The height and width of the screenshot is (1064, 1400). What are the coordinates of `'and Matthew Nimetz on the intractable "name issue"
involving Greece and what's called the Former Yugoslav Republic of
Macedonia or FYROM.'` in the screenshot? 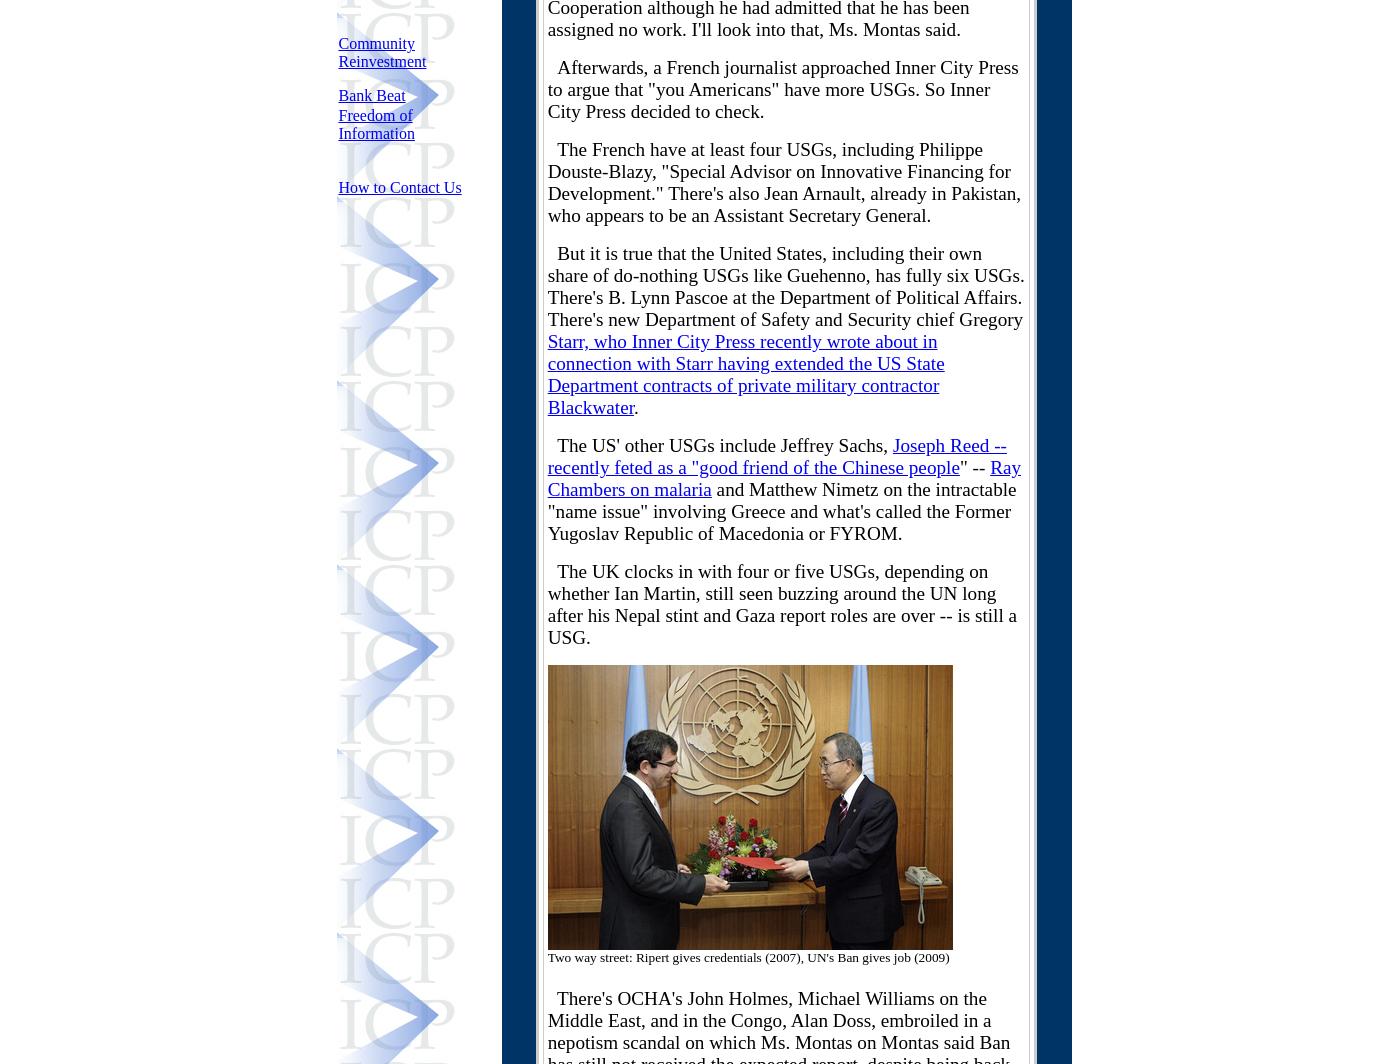 It's located at (781, 511).